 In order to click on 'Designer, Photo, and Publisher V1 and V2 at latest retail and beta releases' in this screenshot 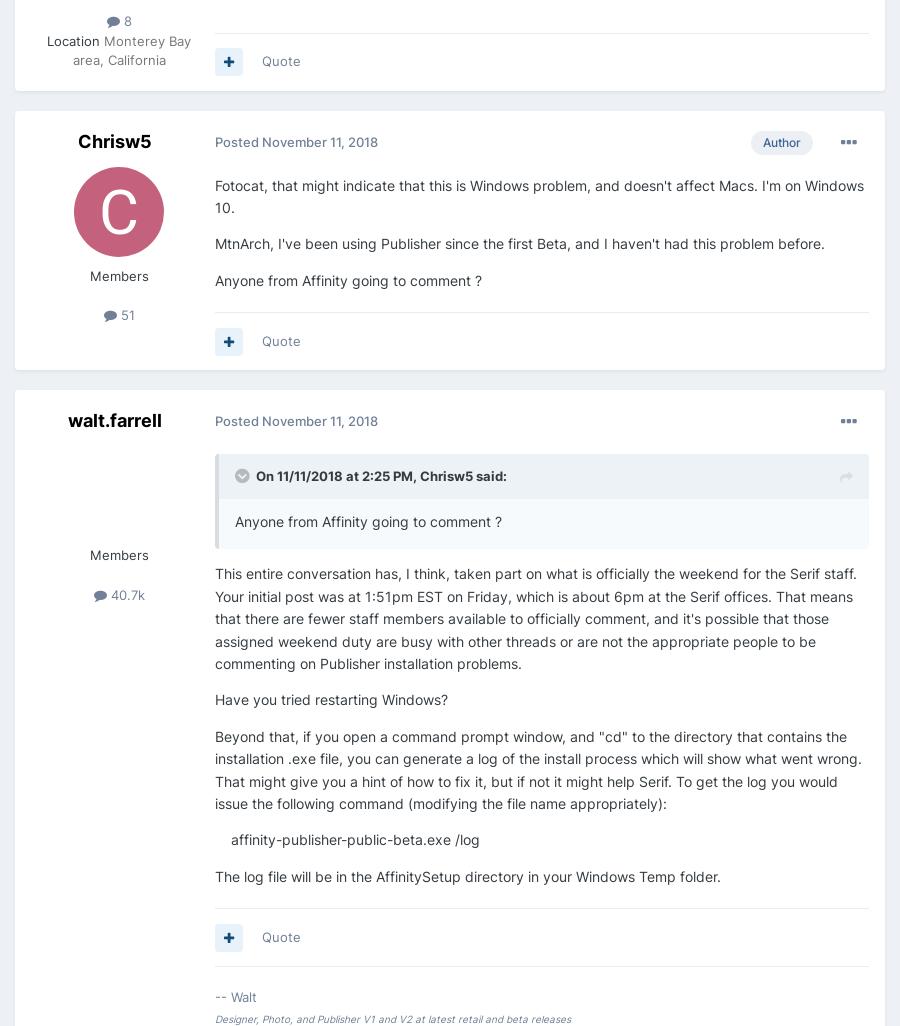, I will do `click(393, 1016)`.